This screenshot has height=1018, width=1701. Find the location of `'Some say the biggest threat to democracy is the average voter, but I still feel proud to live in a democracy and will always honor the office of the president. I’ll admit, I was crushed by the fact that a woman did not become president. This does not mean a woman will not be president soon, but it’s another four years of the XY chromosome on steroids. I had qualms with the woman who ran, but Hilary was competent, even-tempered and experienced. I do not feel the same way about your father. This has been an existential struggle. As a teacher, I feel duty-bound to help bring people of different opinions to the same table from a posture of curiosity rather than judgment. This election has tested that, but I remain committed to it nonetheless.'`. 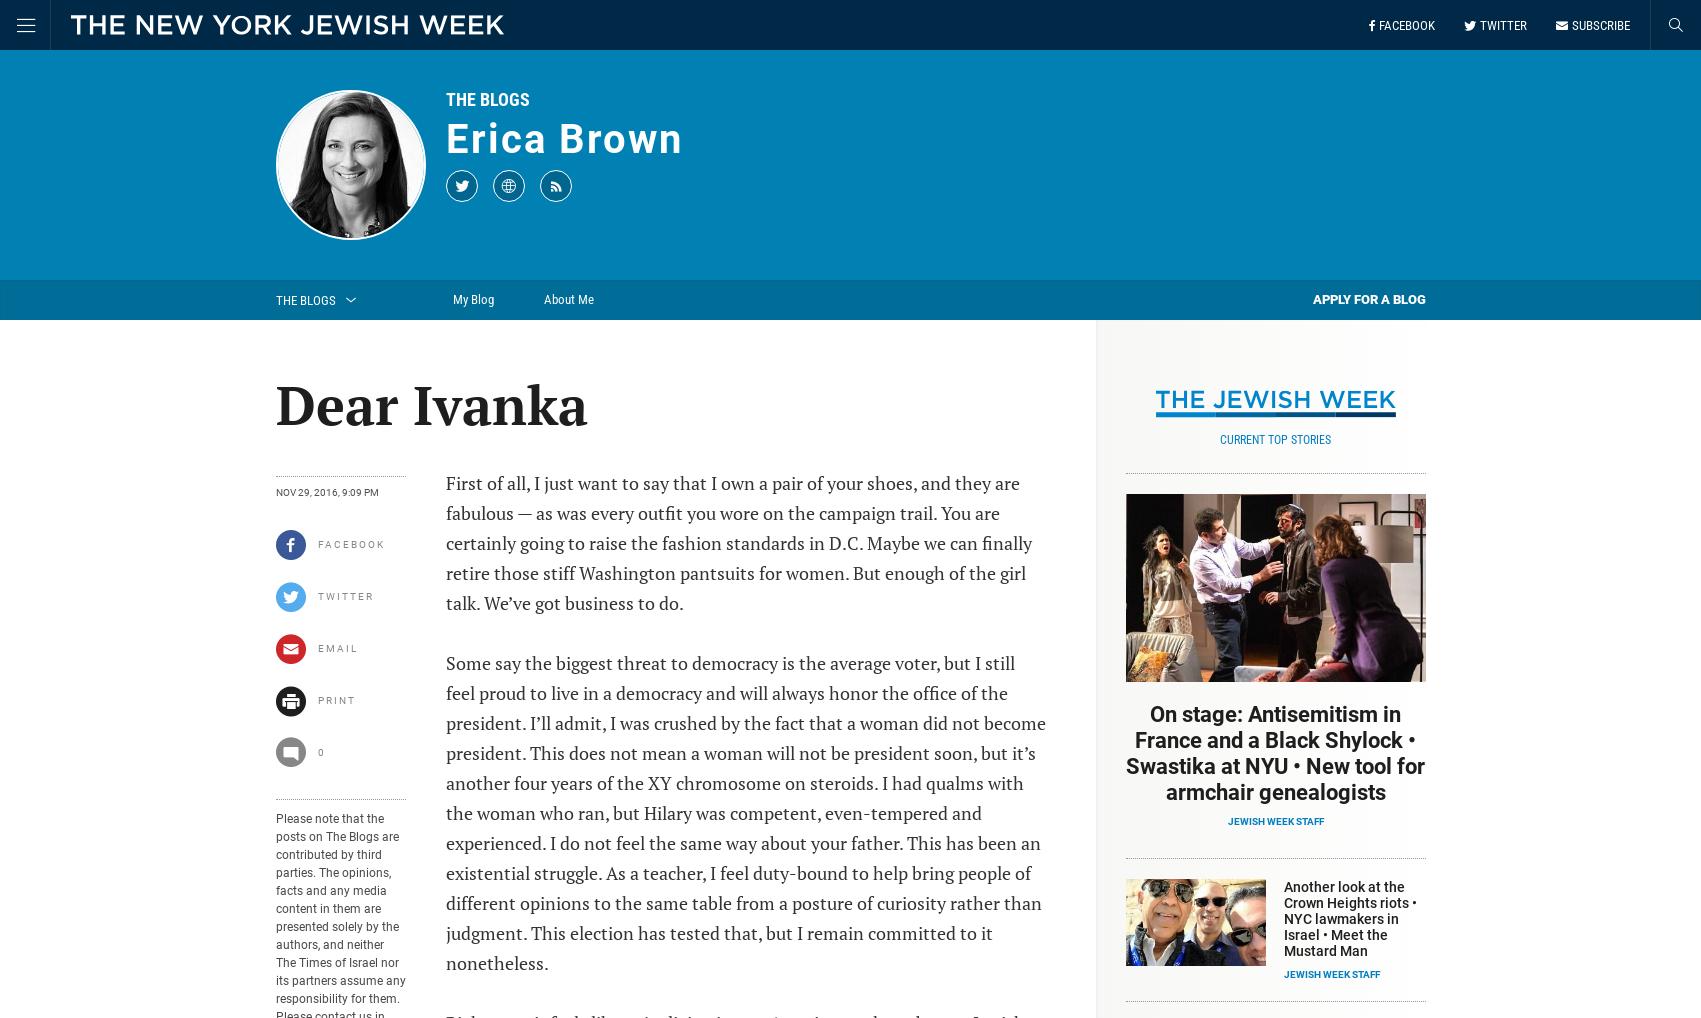

'Some say the biggest threat to democracy is the average voter, but I still feel proud to live in a democracy and will always honor the office of the president. I’ll admit, I was crushed by the fact that a woman did not become president. This does not mean a woman will not be president soon, but it’s another four years of the XY chromosome on steroids. I had qualms with the woman who ran, but Hilary was competent, even-tempered and experienced. I do not feel the same way about your father. This has been an existential struggle. As a teacher, I feel duty-bound to help bring people of different opinions to the same table from a posture of curiosity rather than judgment. This election has tested that, but I remain committed to it nonetheless.' is located at coordinates (745, 812).